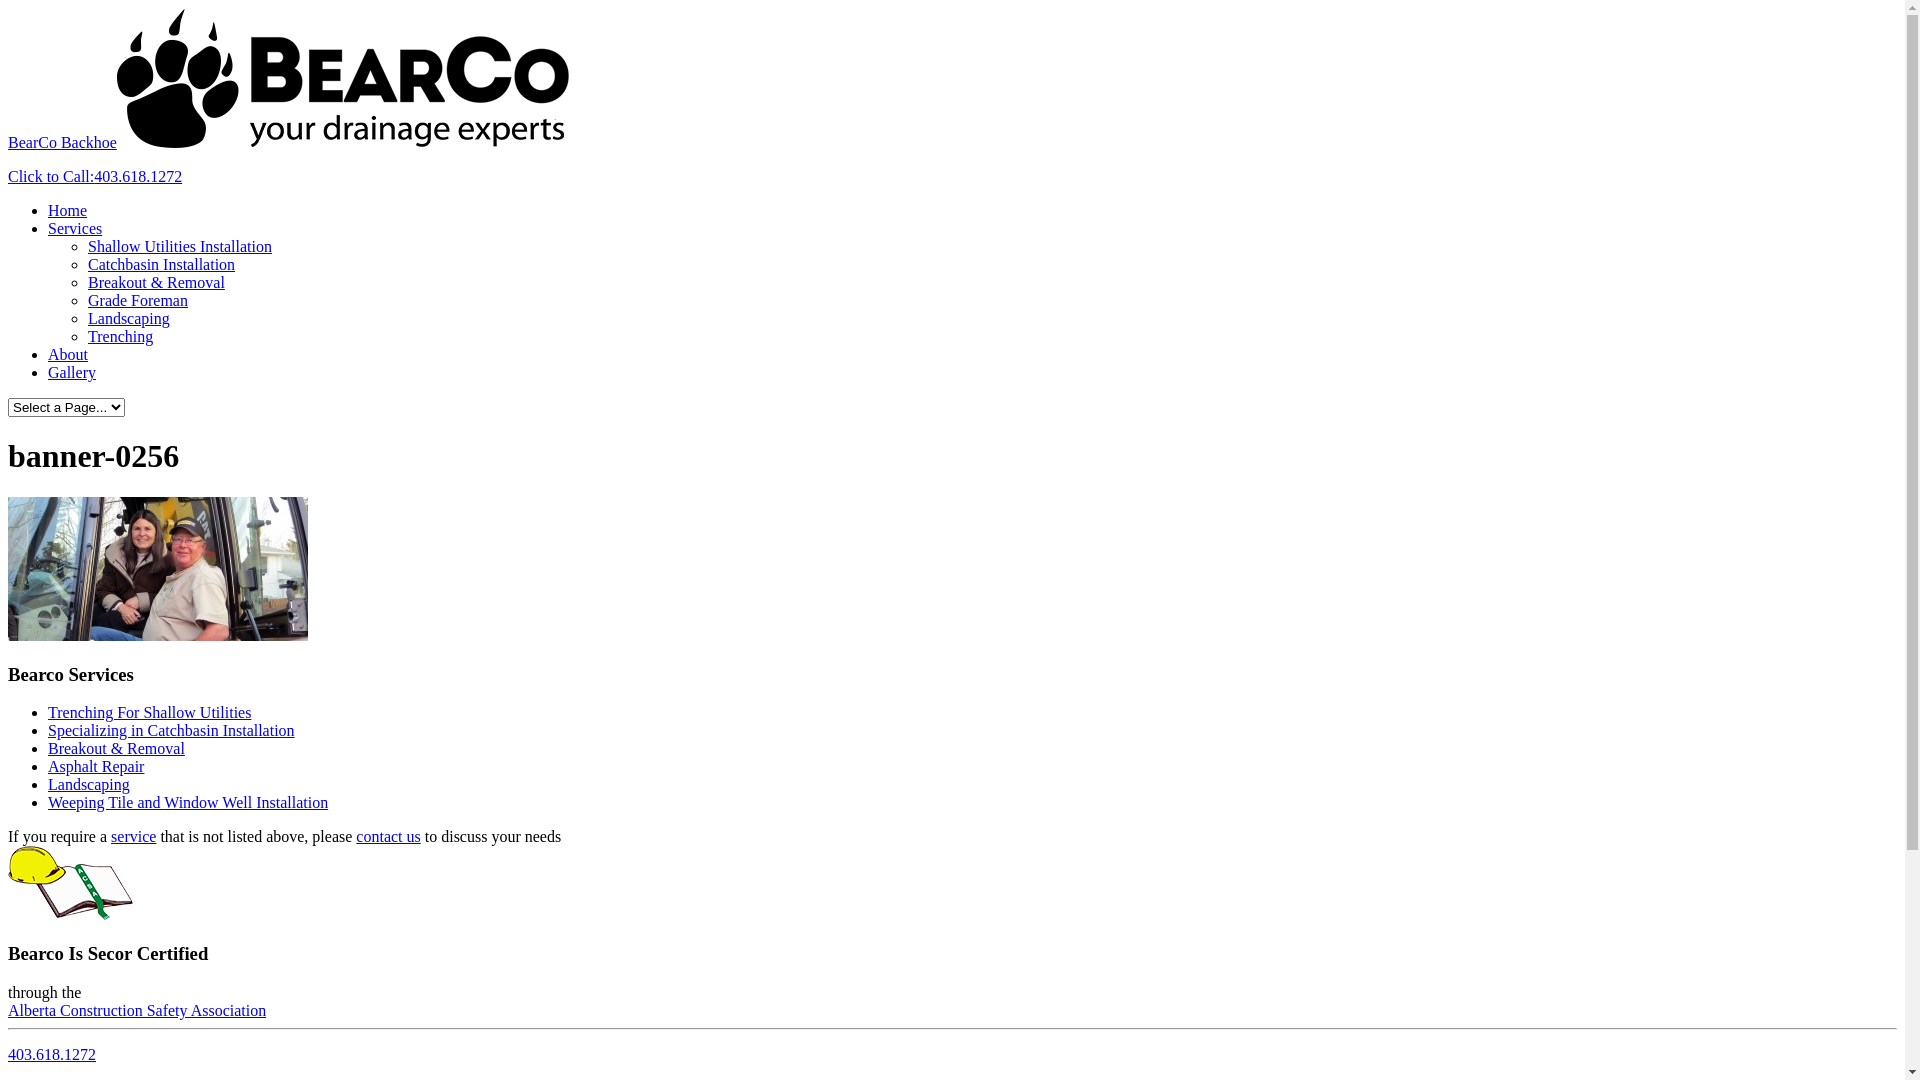  I want to click on 'About', so click(67, 353).